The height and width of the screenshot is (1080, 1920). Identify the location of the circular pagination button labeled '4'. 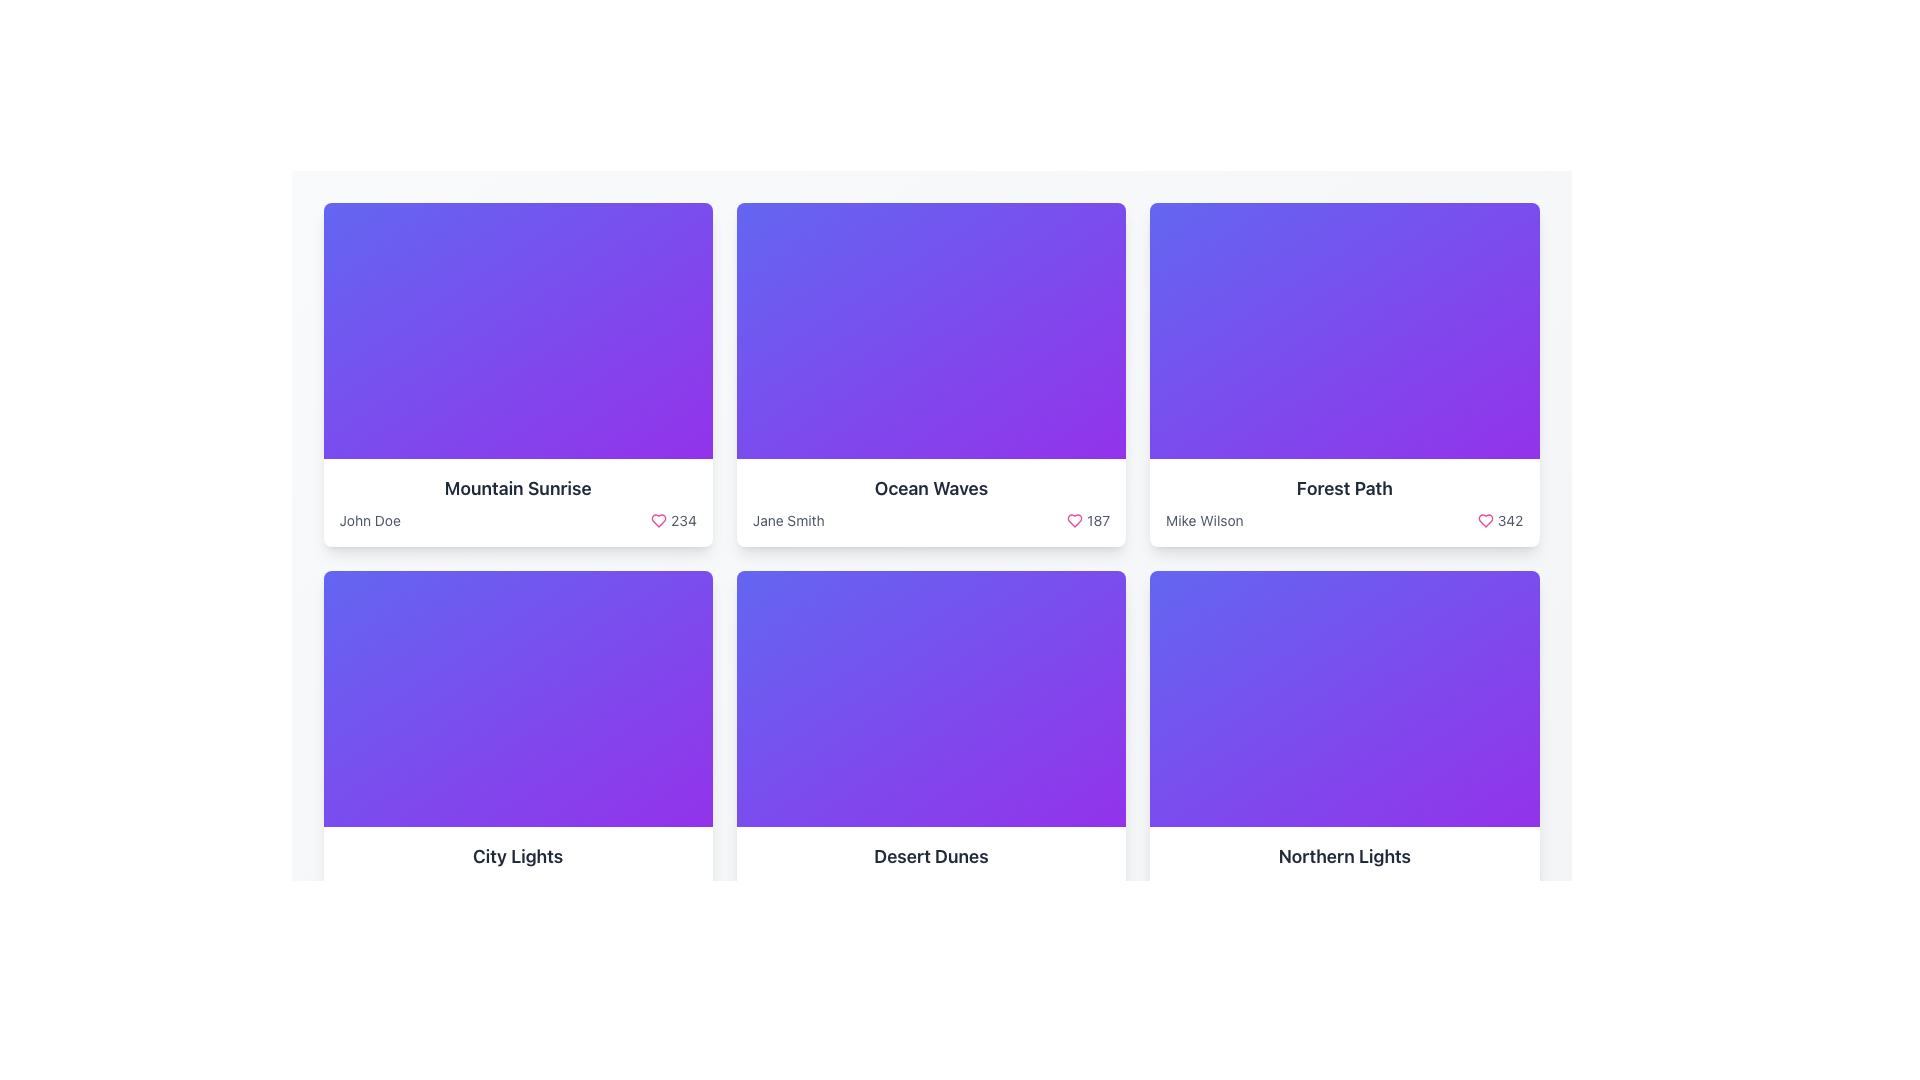
(993, 967).